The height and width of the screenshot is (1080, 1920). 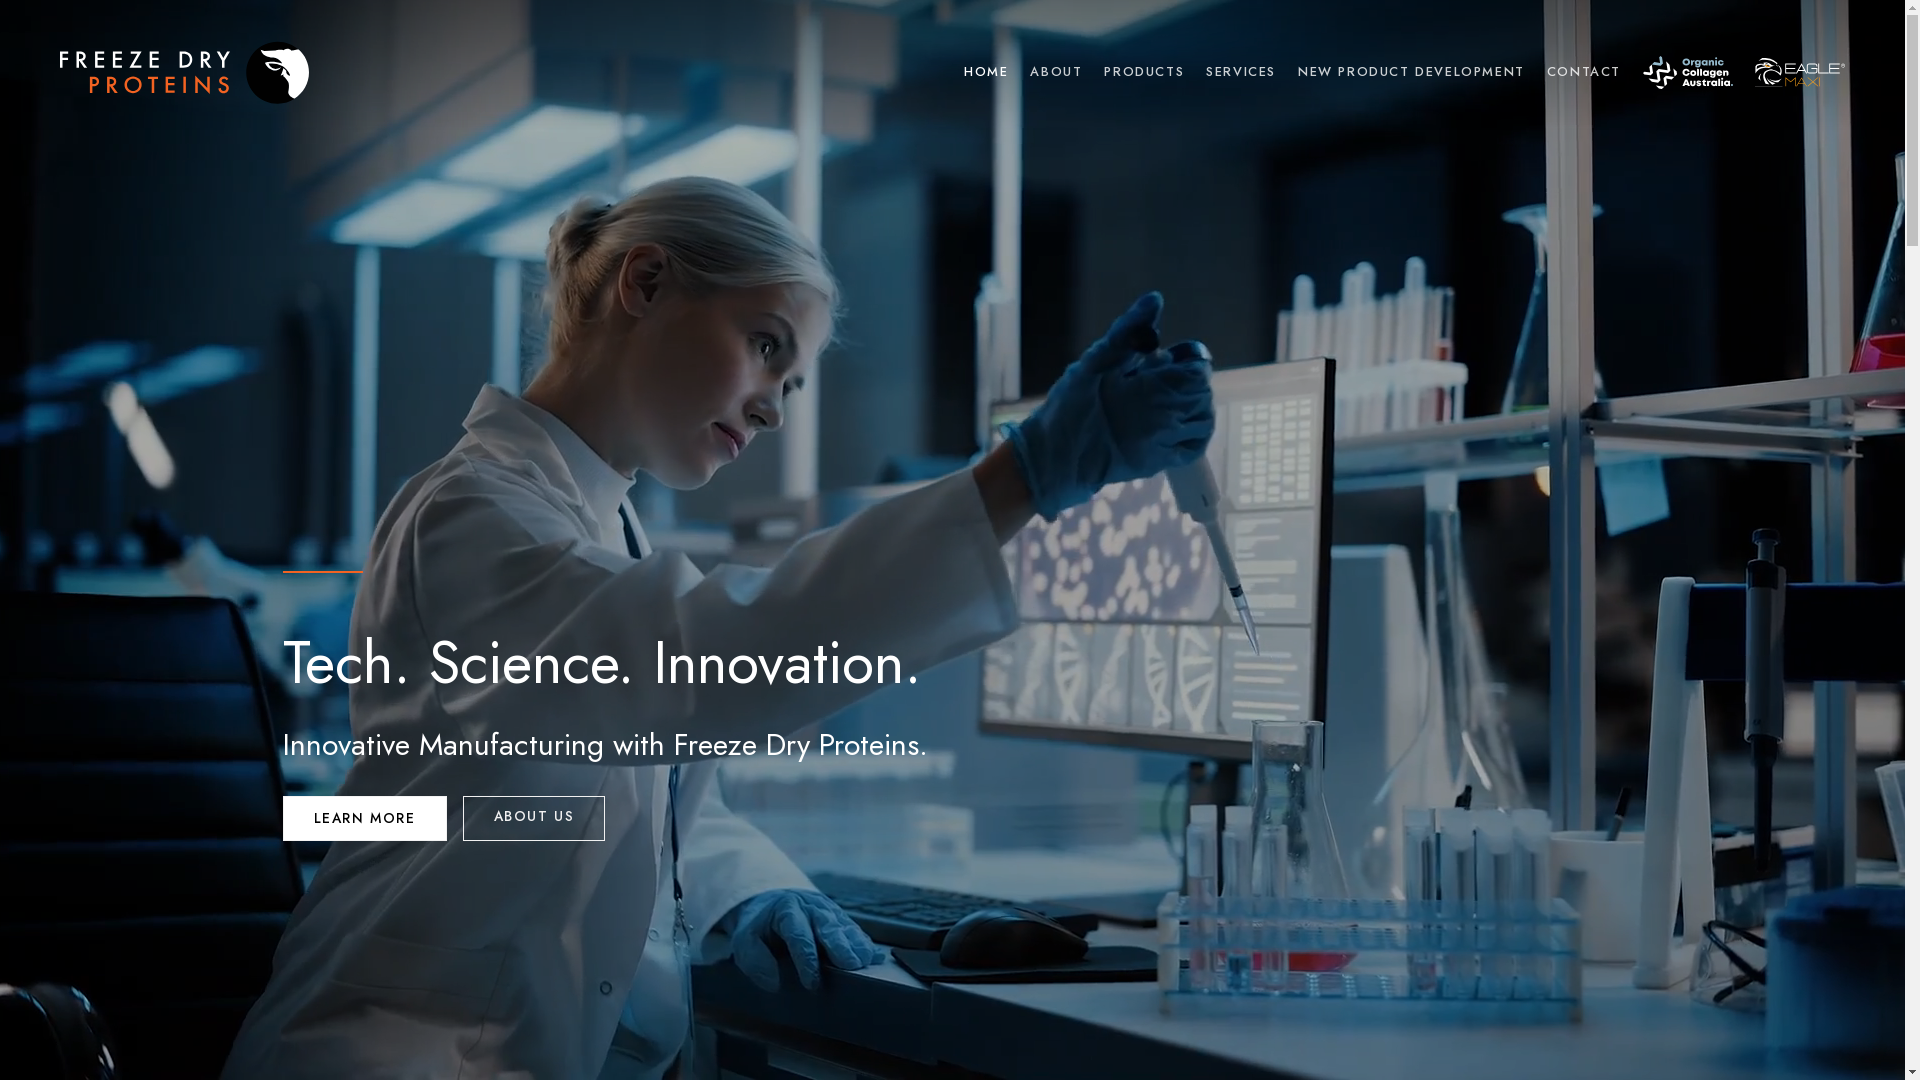 What do you see at coordinates (1143, 71) in the screenshot?
I see `'PRODUCTS'` at bounding box center [1143, 71].